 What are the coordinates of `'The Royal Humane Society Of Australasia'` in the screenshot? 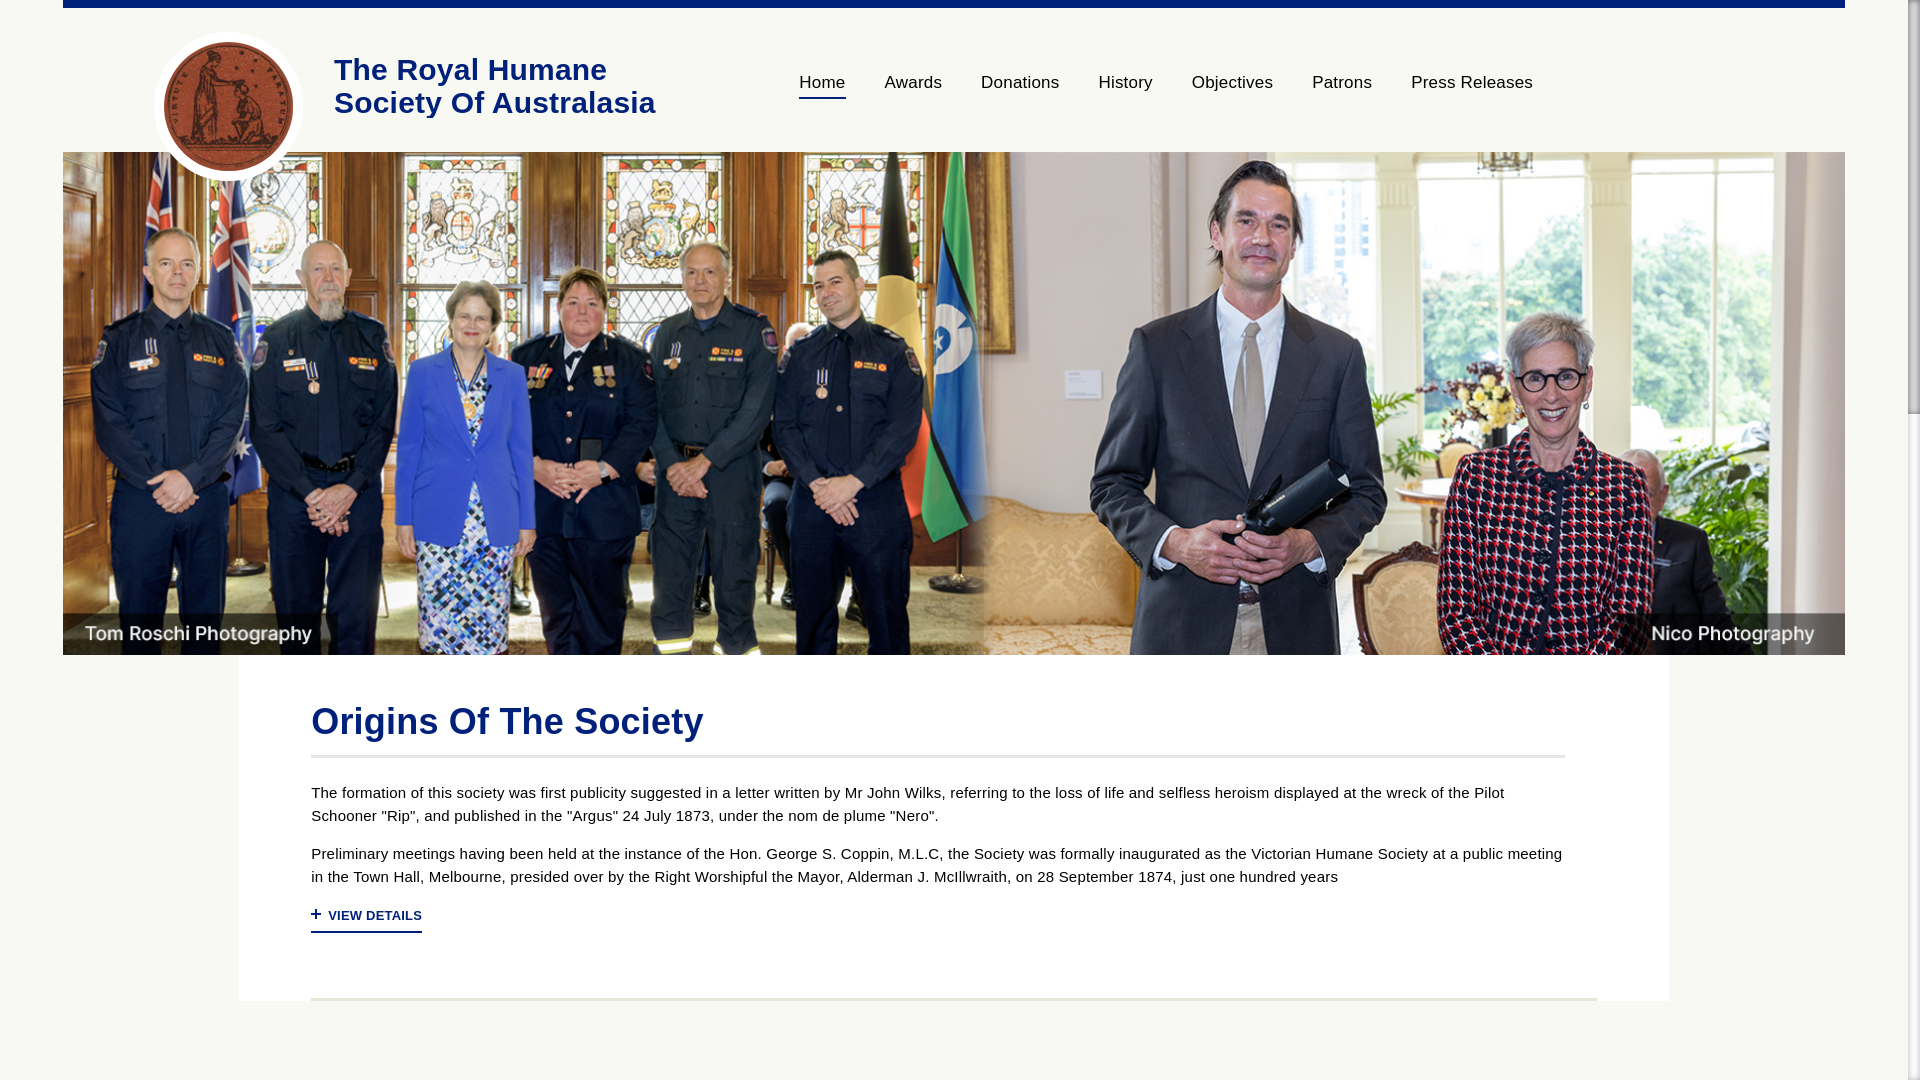 It's located at (494, 84).